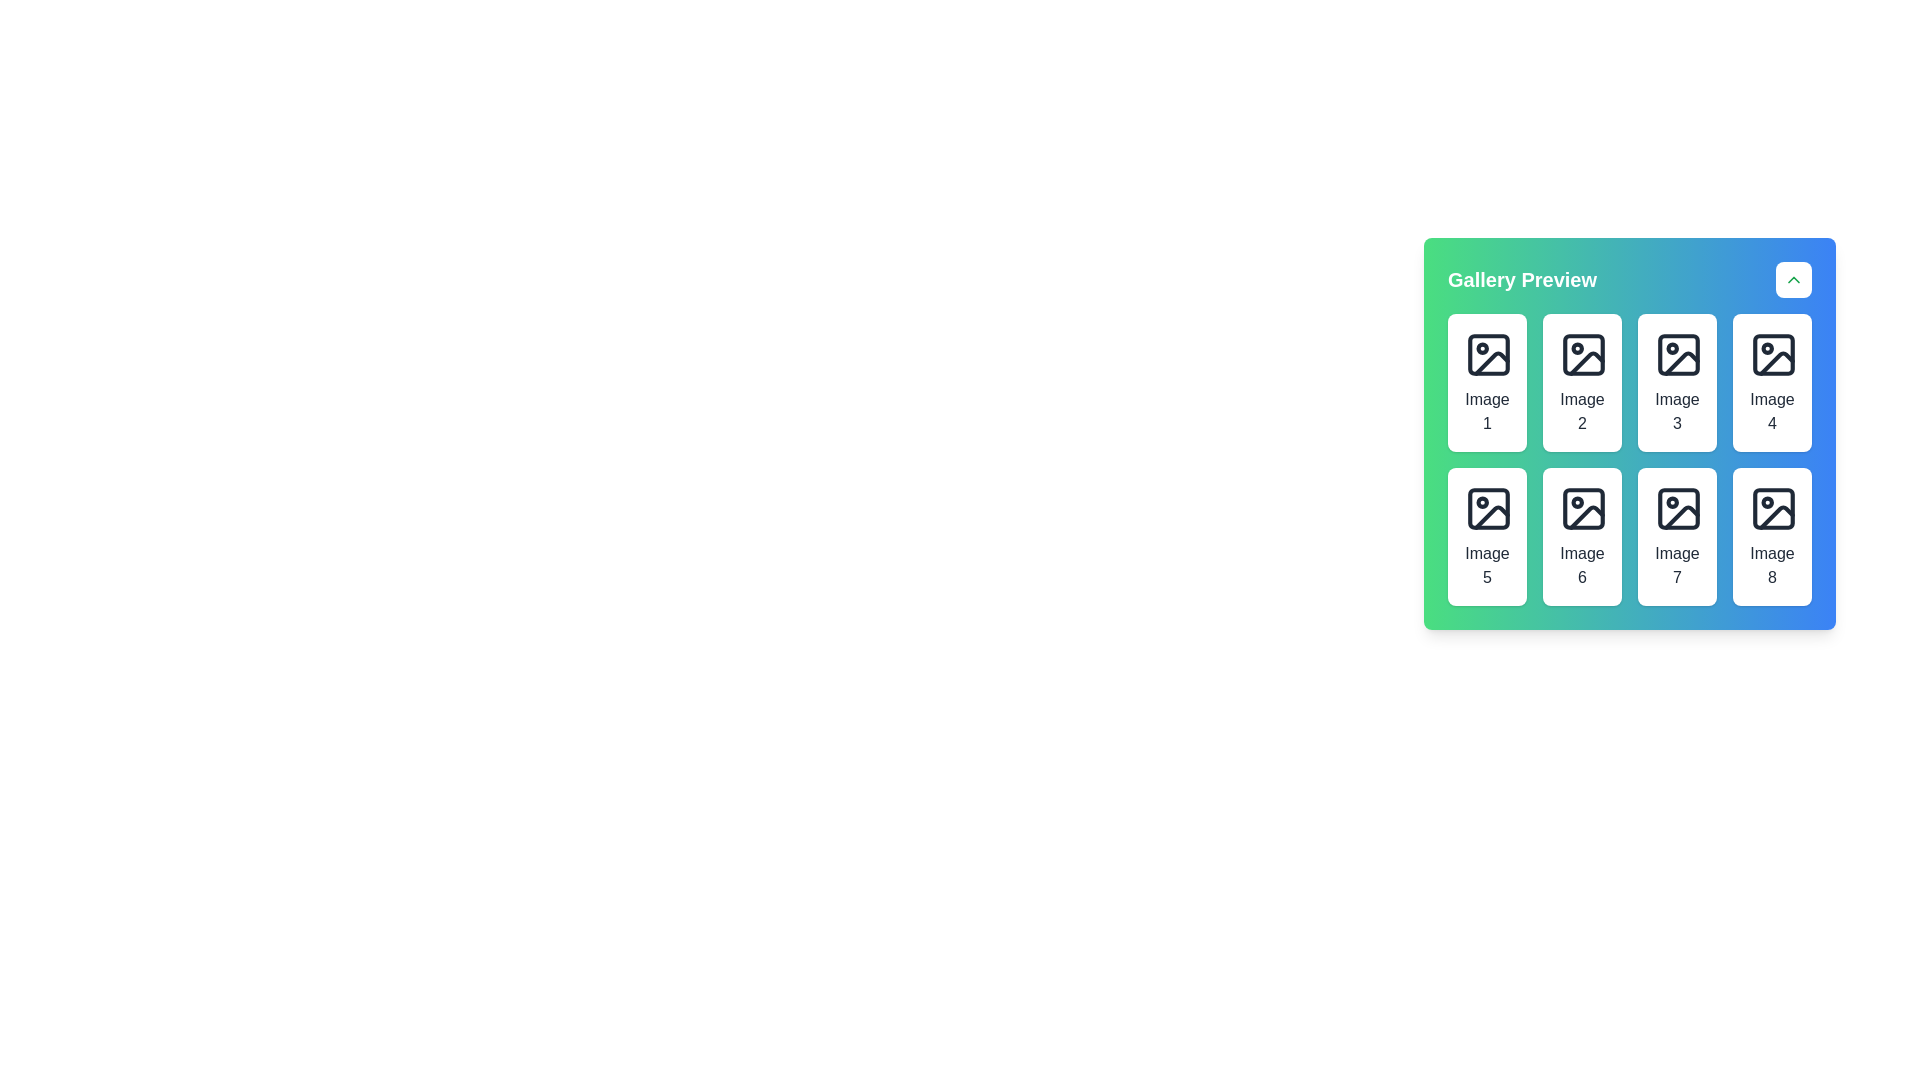 The height and width of the screenshot is (1080, 1920). What do you see at coordinates (1774, 508) in the screenshot?
I see `the image placeholder icon labeled 'Image 8' located in the bottom-right cell of the 2x4 grid under the 'Gallery Preview' section` at bounding box center [1774, 508].